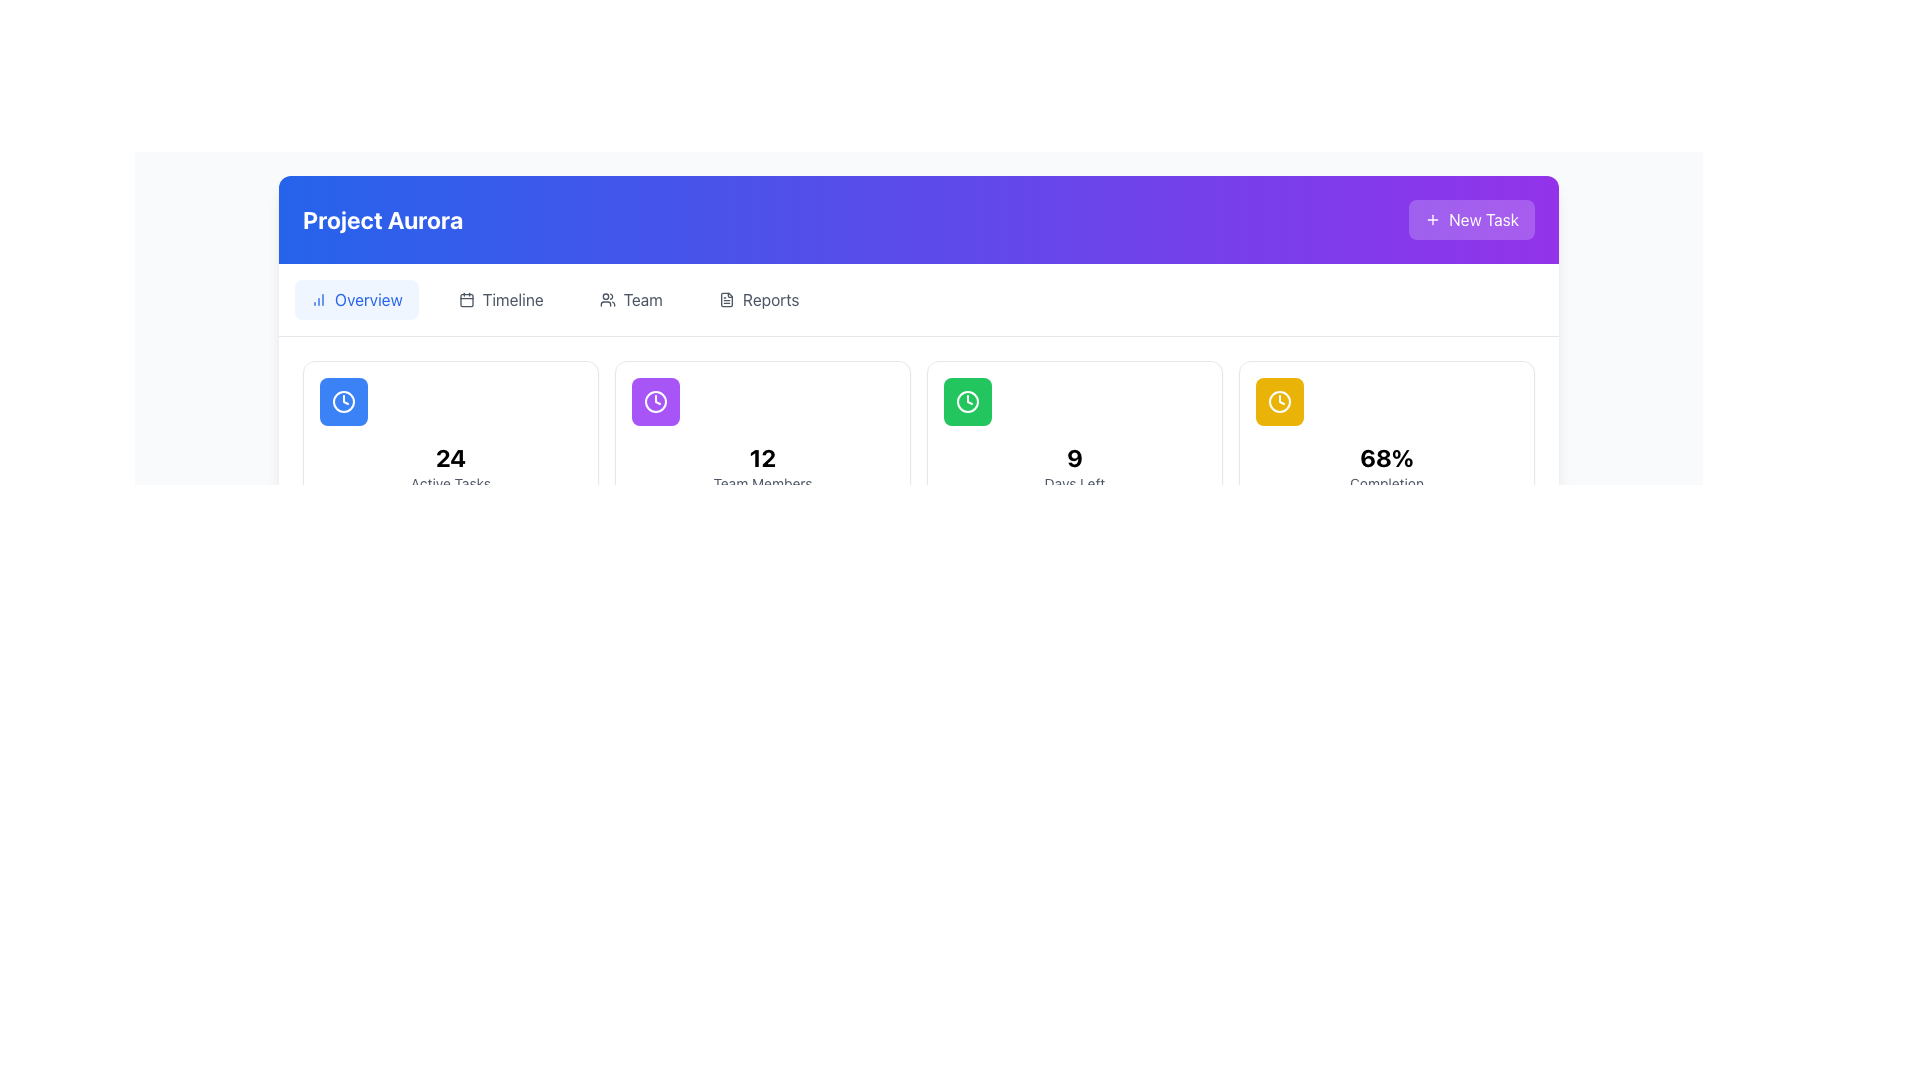  What do you see at coordinates (606, 300) in the screenshot?
I see `the user group icon located to the left of the 'Team' label in the navigation area` at bounding box center [606, 300].